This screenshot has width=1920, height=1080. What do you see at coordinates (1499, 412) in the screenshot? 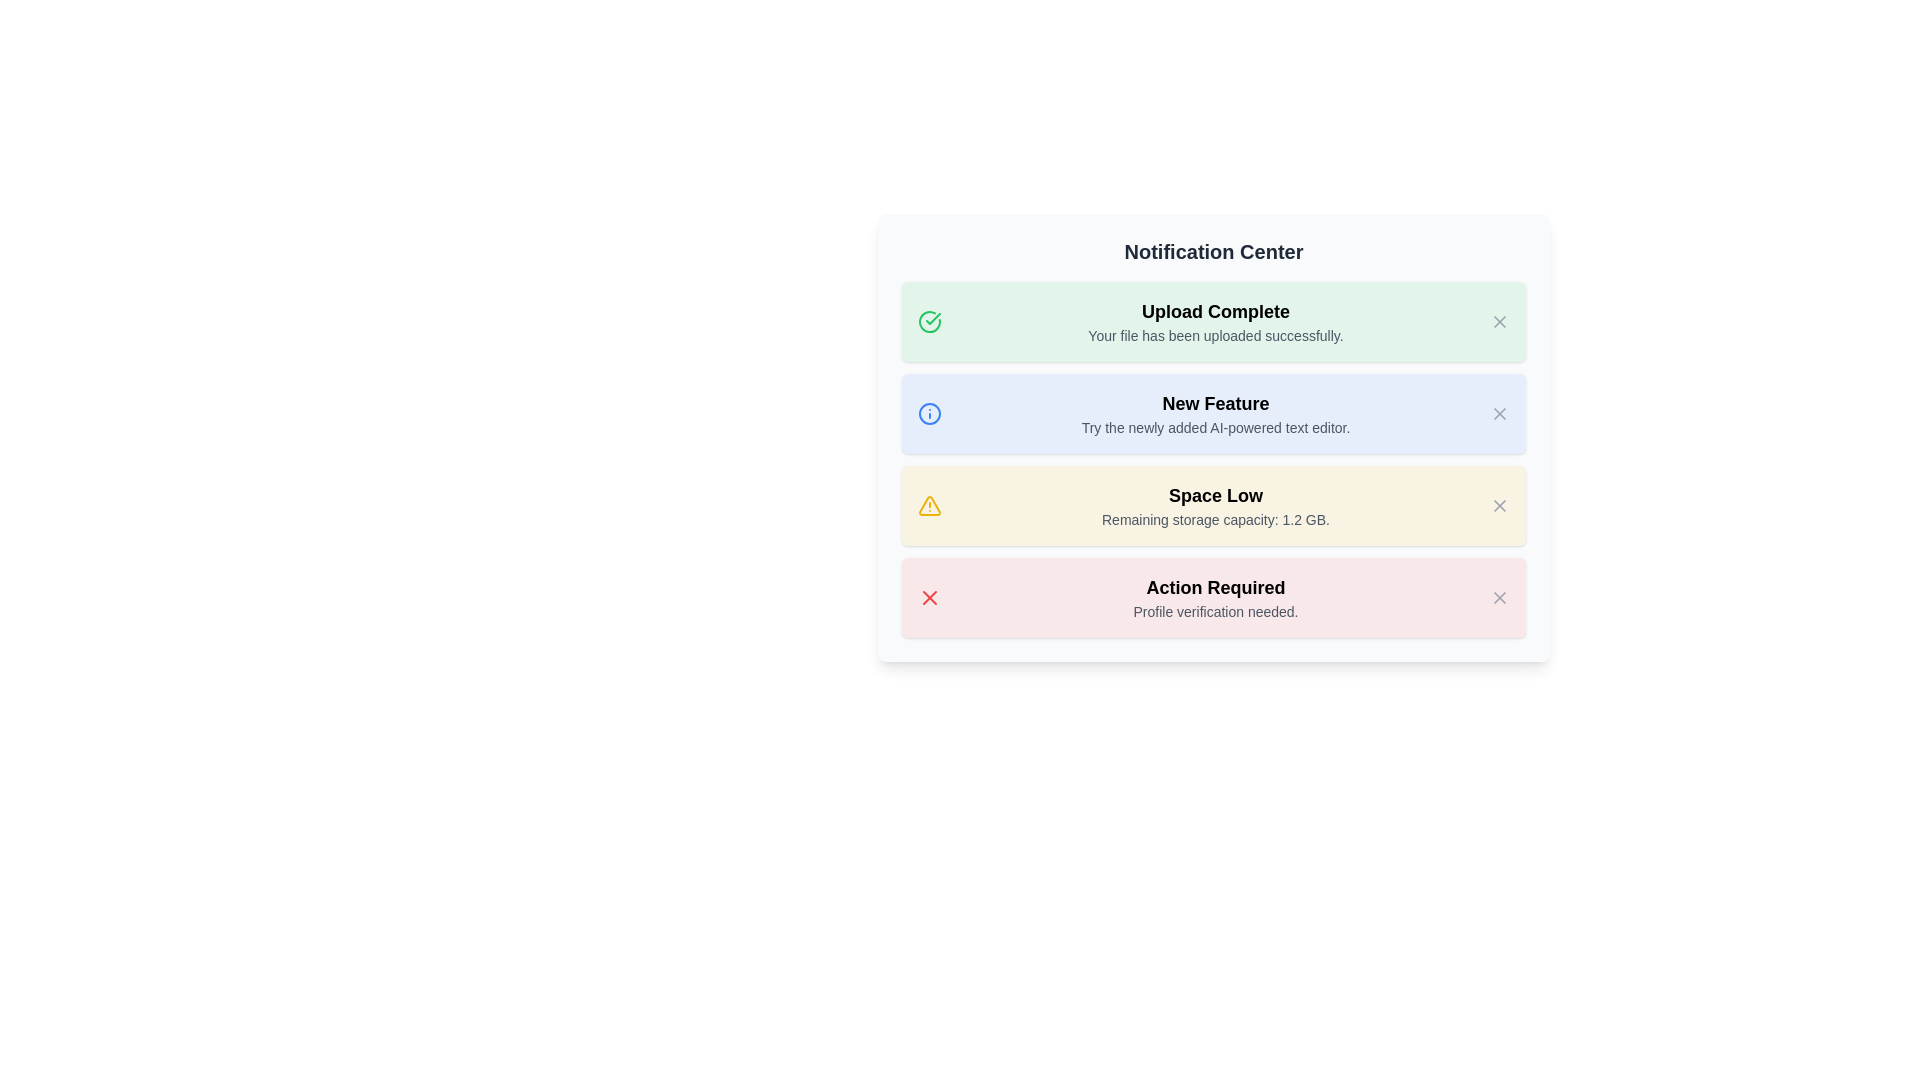
I see `the cross icon` at bounding box center [1499, 412].